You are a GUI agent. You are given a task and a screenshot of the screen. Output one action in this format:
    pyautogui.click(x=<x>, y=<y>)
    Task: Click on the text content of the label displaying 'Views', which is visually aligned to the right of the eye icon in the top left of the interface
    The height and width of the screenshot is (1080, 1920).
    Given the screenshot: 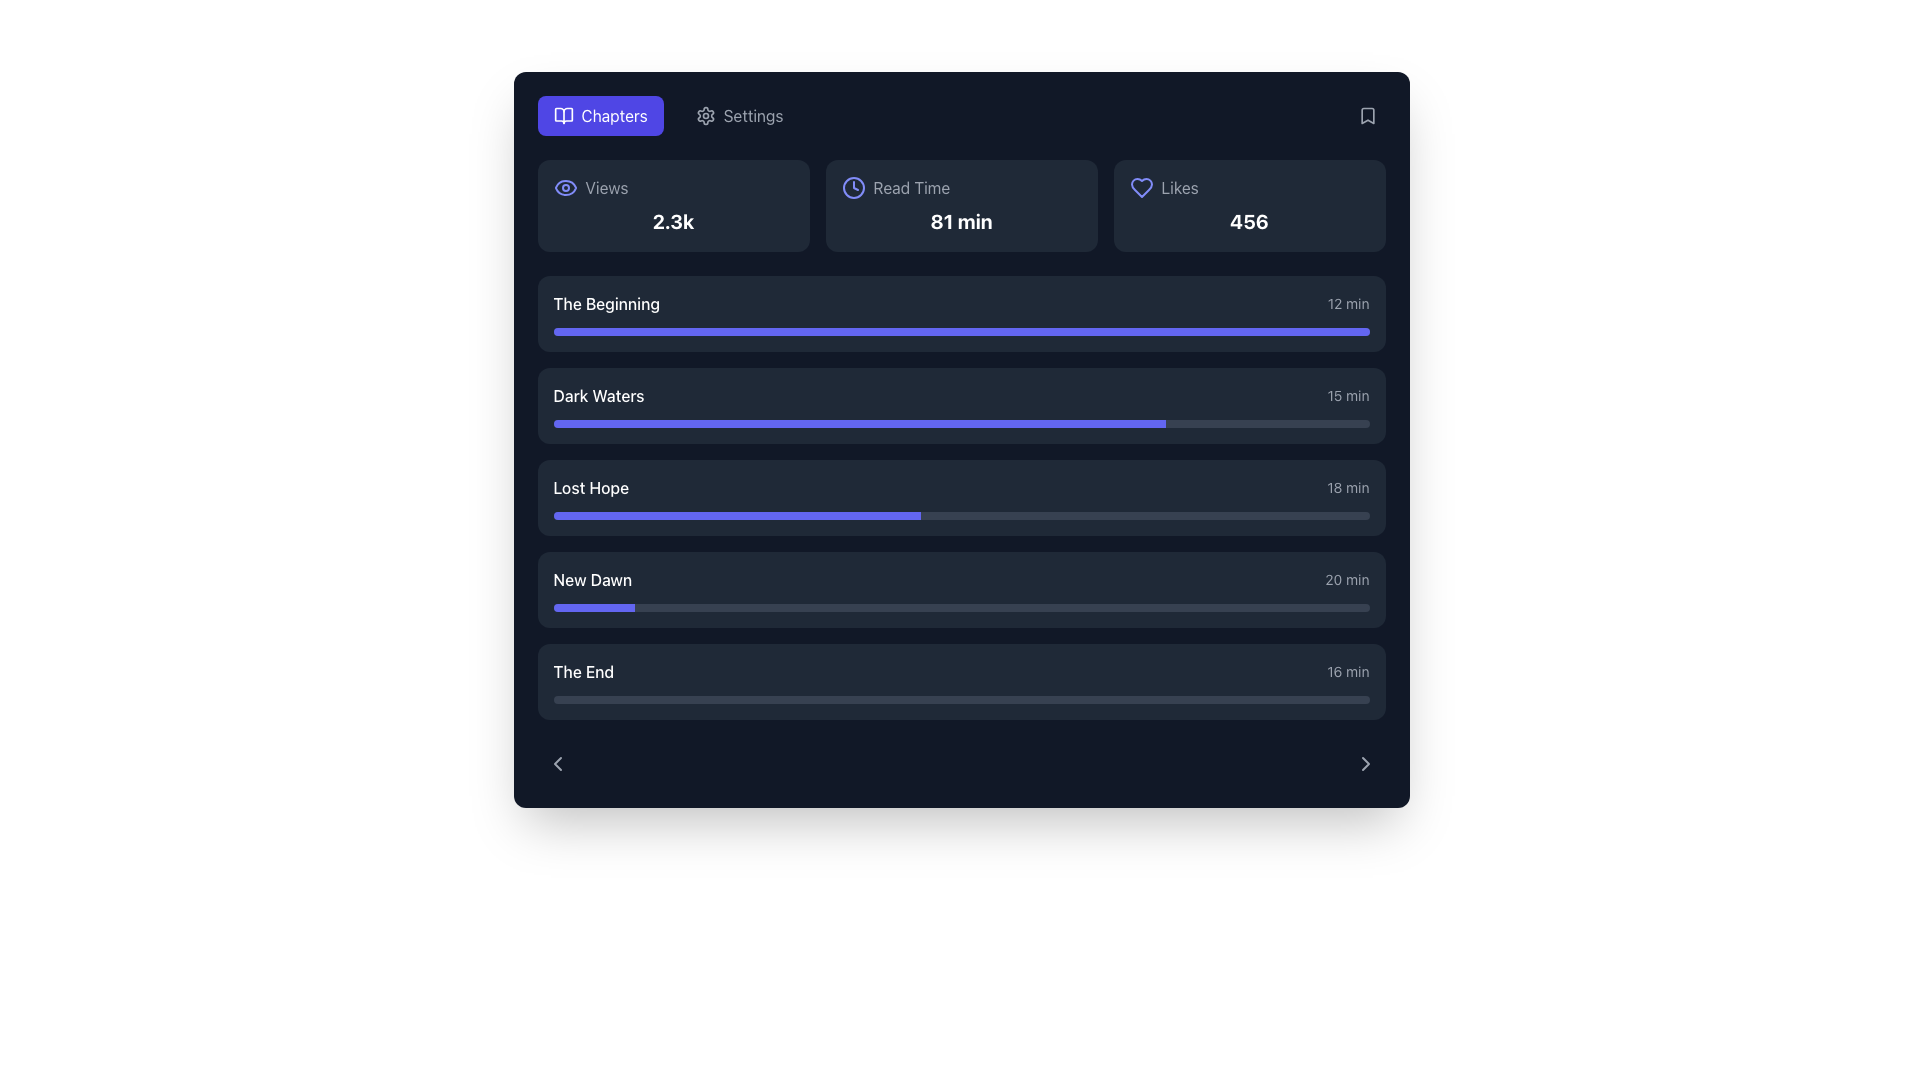 What is the action you would take?
    pyautogui.click(x=605, y=188)
    